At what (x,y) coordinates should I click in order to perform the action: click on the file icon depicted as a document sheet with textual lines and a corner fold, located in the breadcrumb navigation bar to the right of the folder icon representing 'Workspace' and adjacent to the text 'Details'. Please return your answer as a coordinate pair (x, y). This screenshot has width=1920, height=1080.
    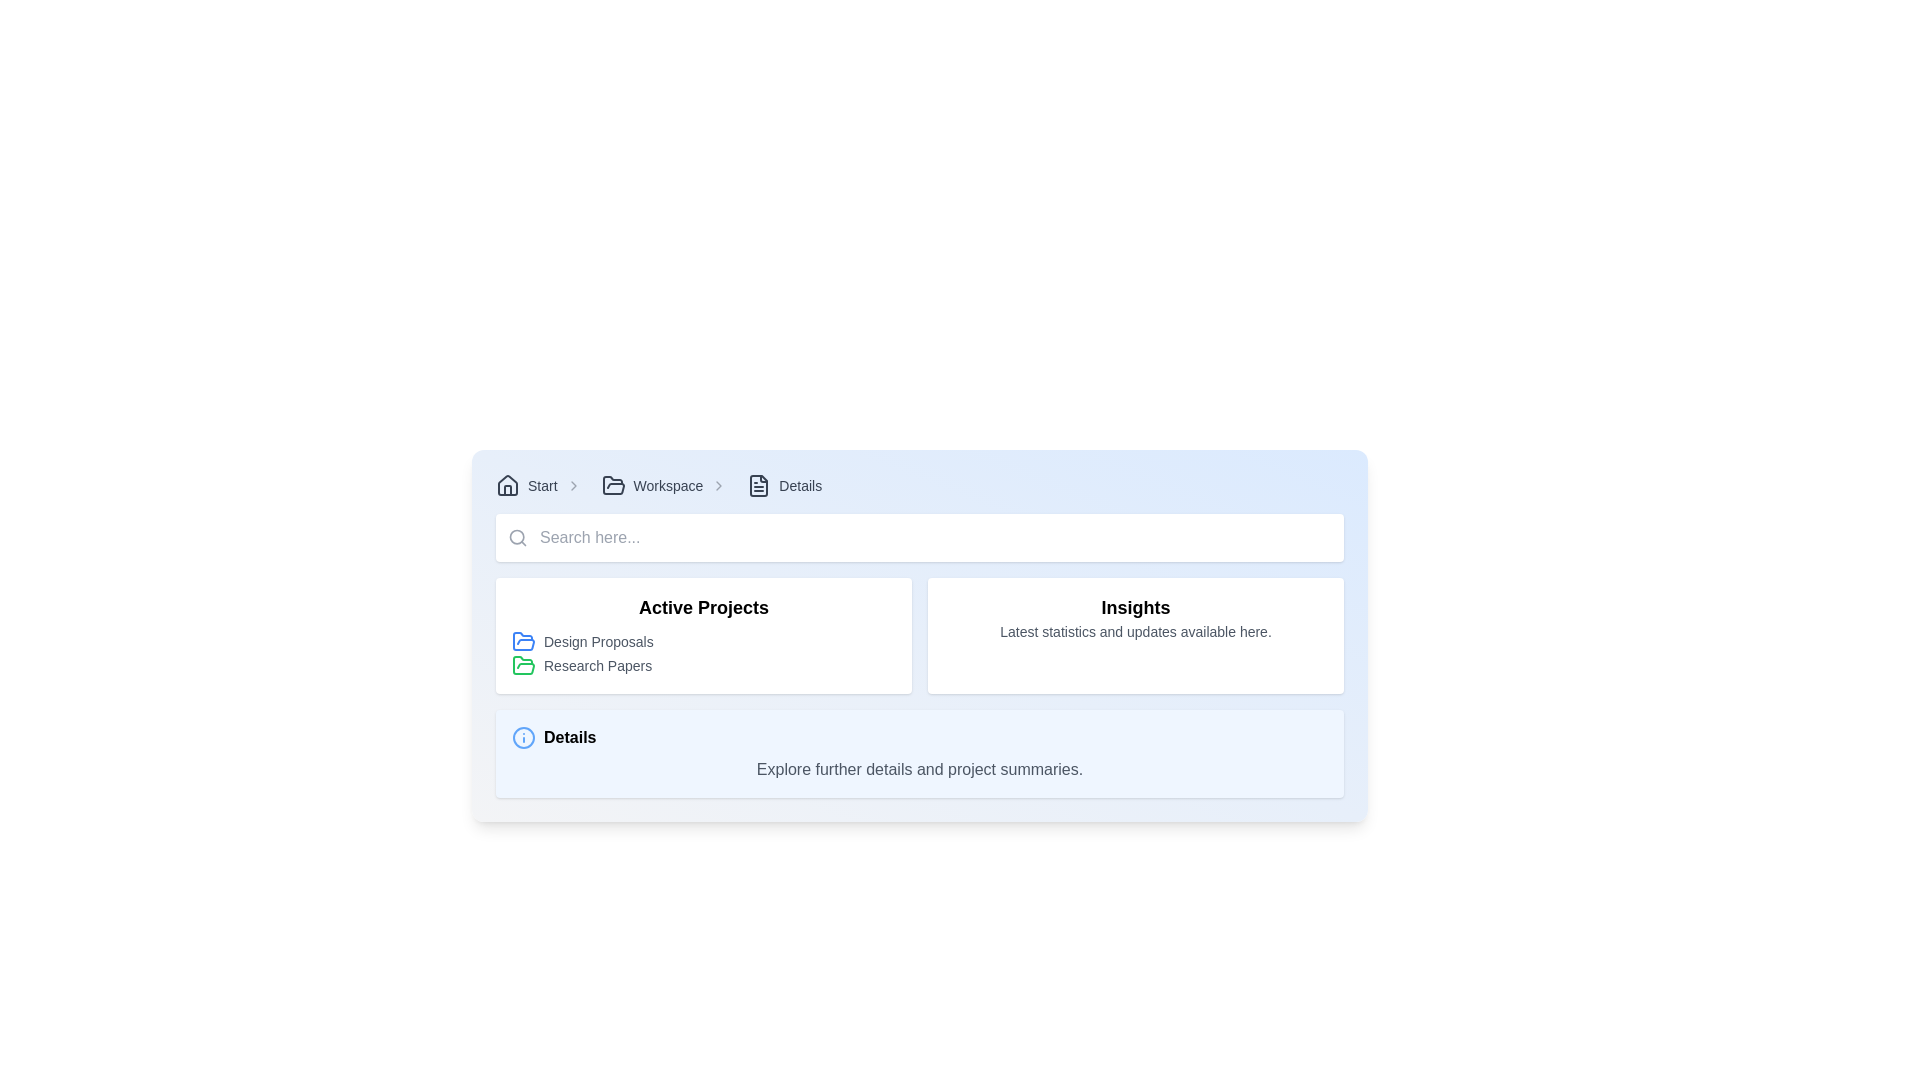
    Looking at the image, I should click on (758, 486).